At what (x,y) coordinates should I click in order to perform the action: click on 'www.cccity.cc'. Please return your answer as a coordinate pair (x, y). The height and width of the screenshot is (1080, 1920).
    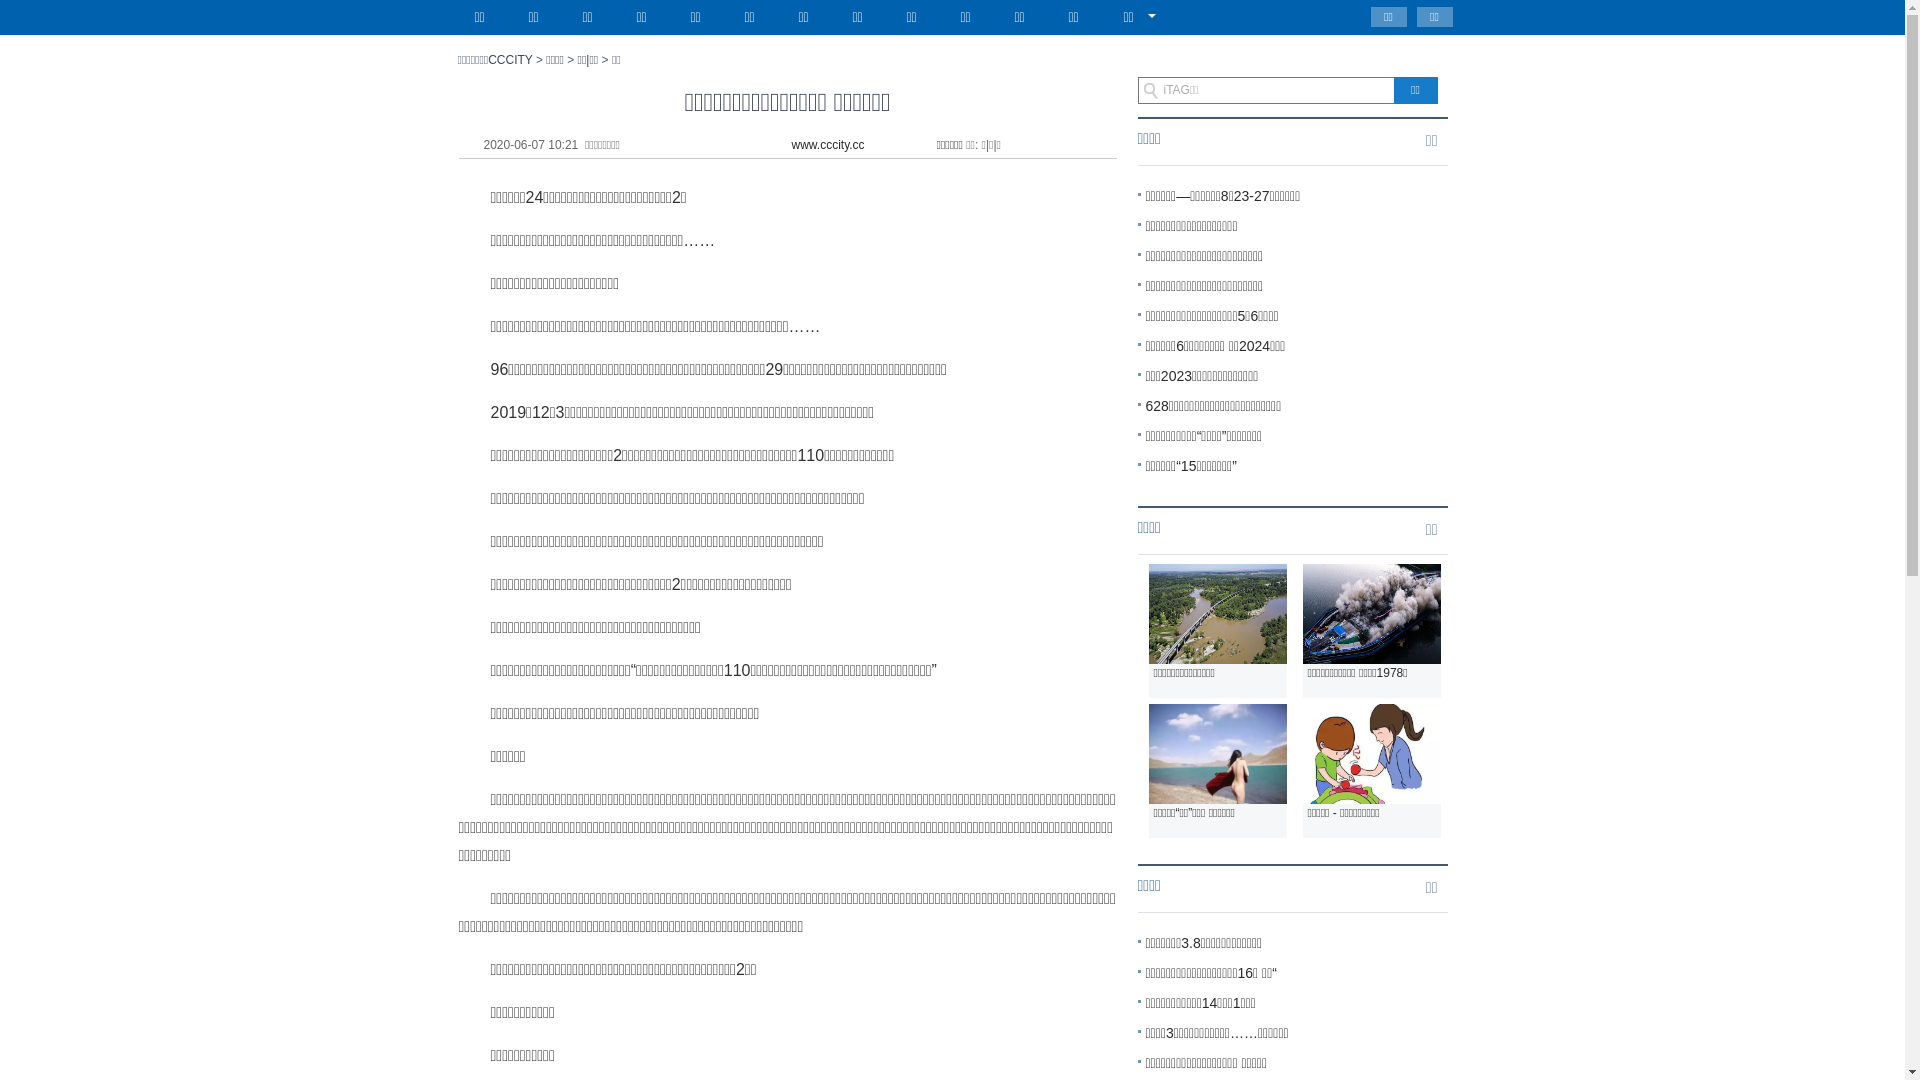
    Looking at the image, I should click on (828, 144).